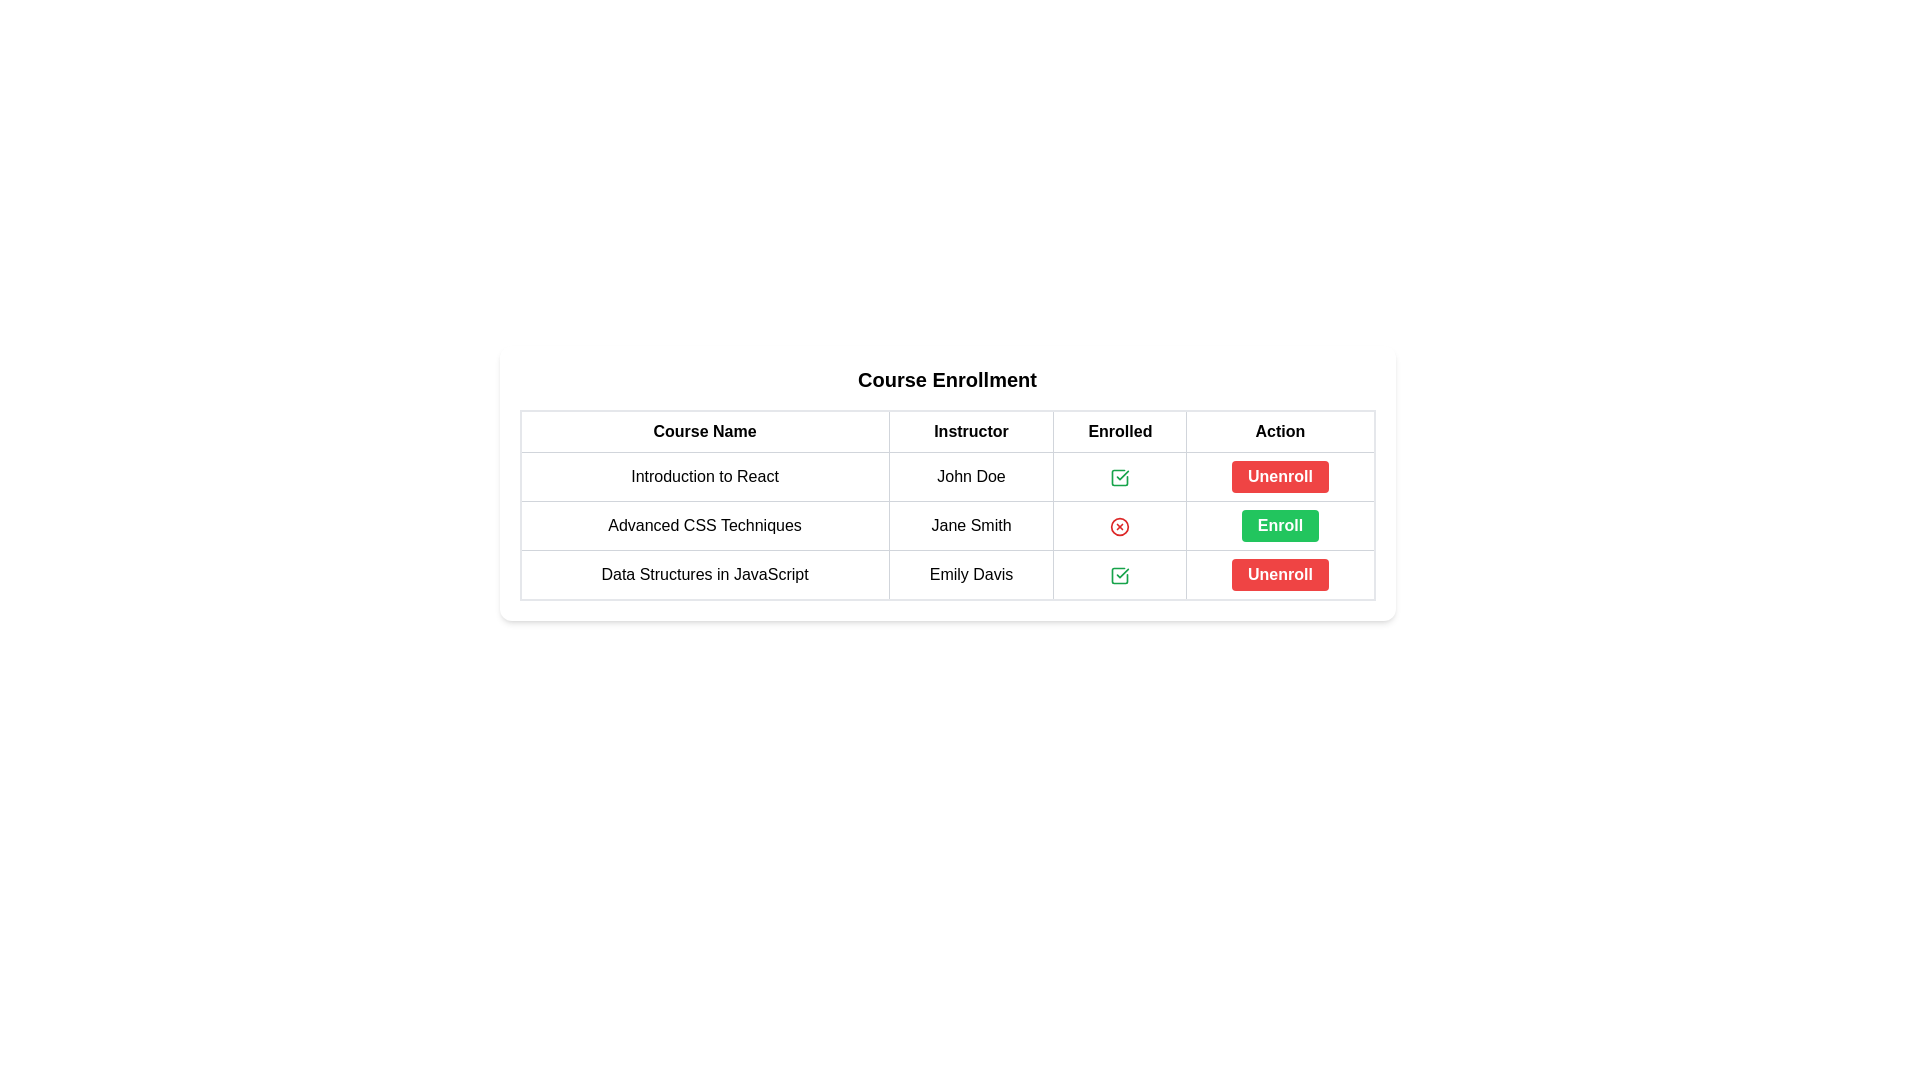  Describe the element at coordinates (1280, 477) in the screenshot. I see `the 'Unenroll' button with a red background and white text located in the 'Action' column for the 'Introduction to React' course` at that location.